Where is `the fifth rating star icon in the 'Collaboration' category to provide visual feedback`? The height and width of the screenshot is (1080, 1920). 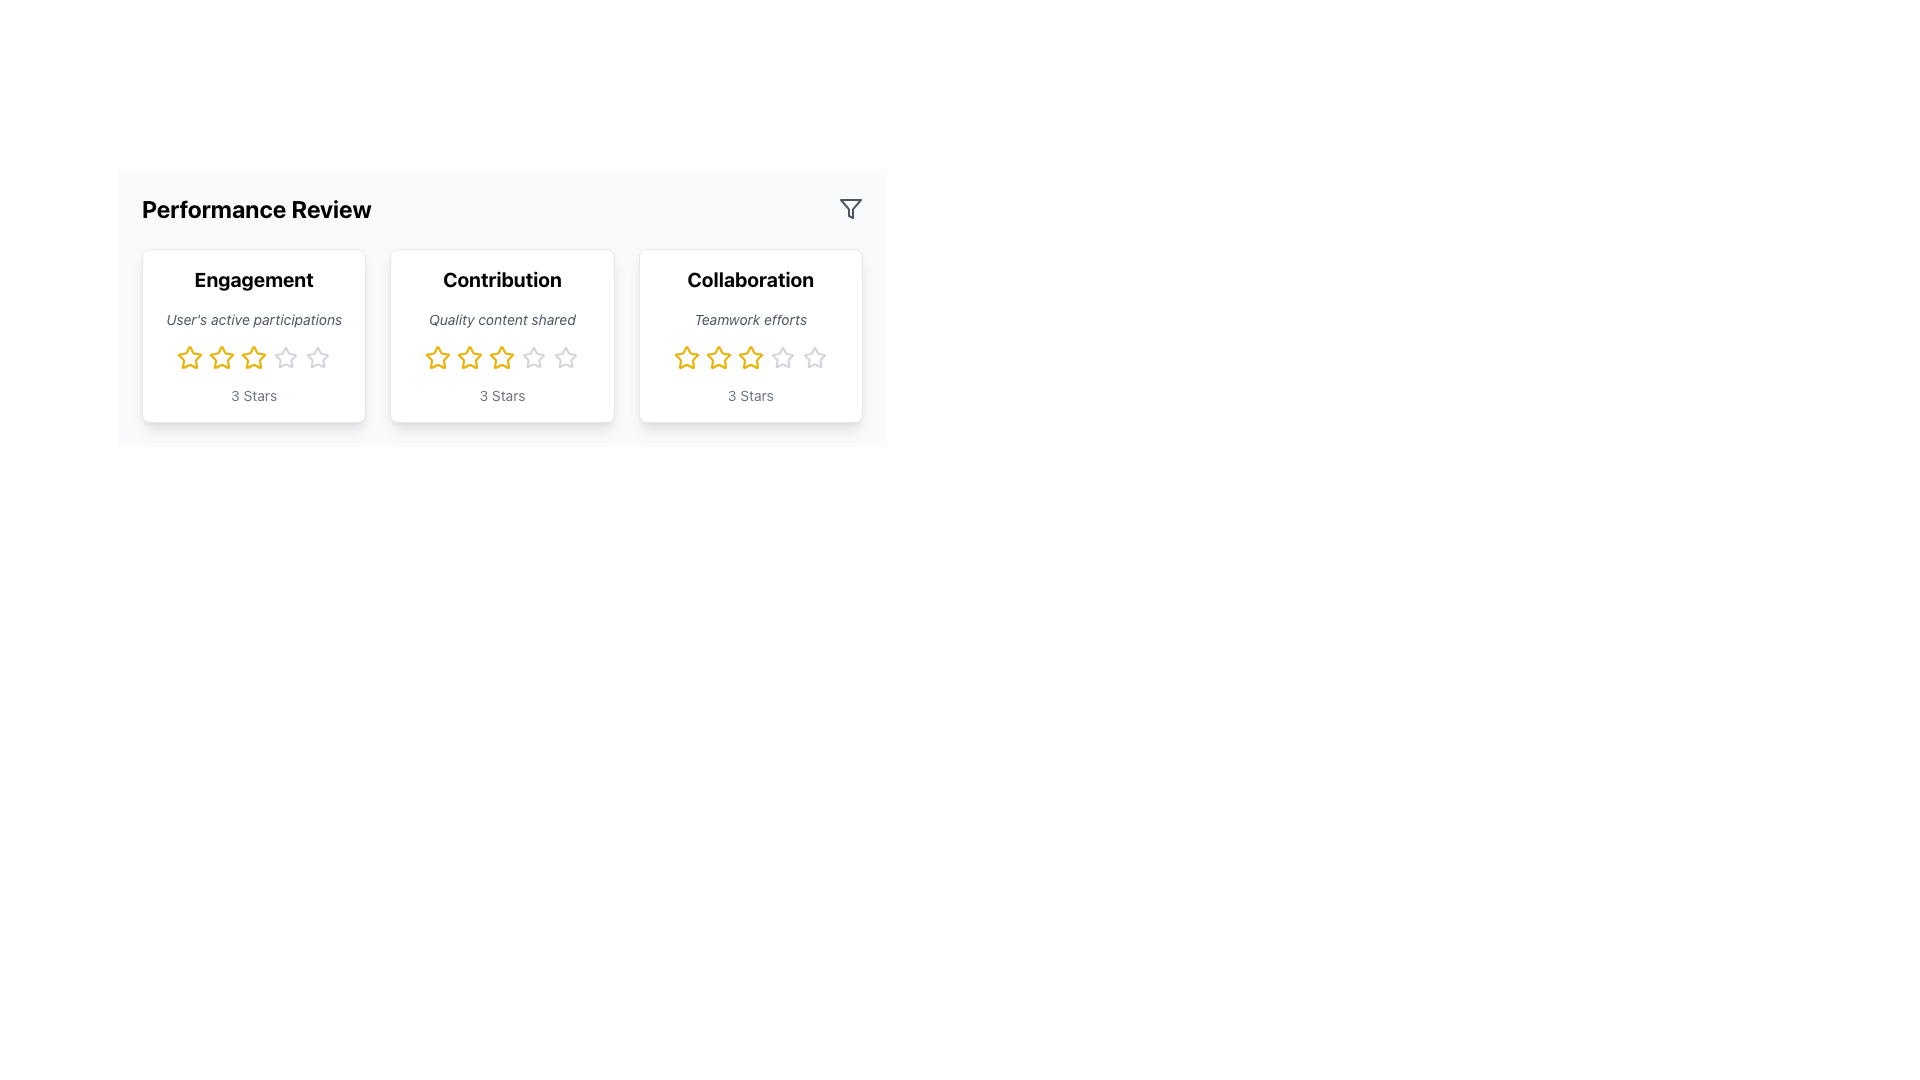 the fifth rating star icon in the 'Collaboration' category to provide visual feedback is located at coordinates (814, 356).